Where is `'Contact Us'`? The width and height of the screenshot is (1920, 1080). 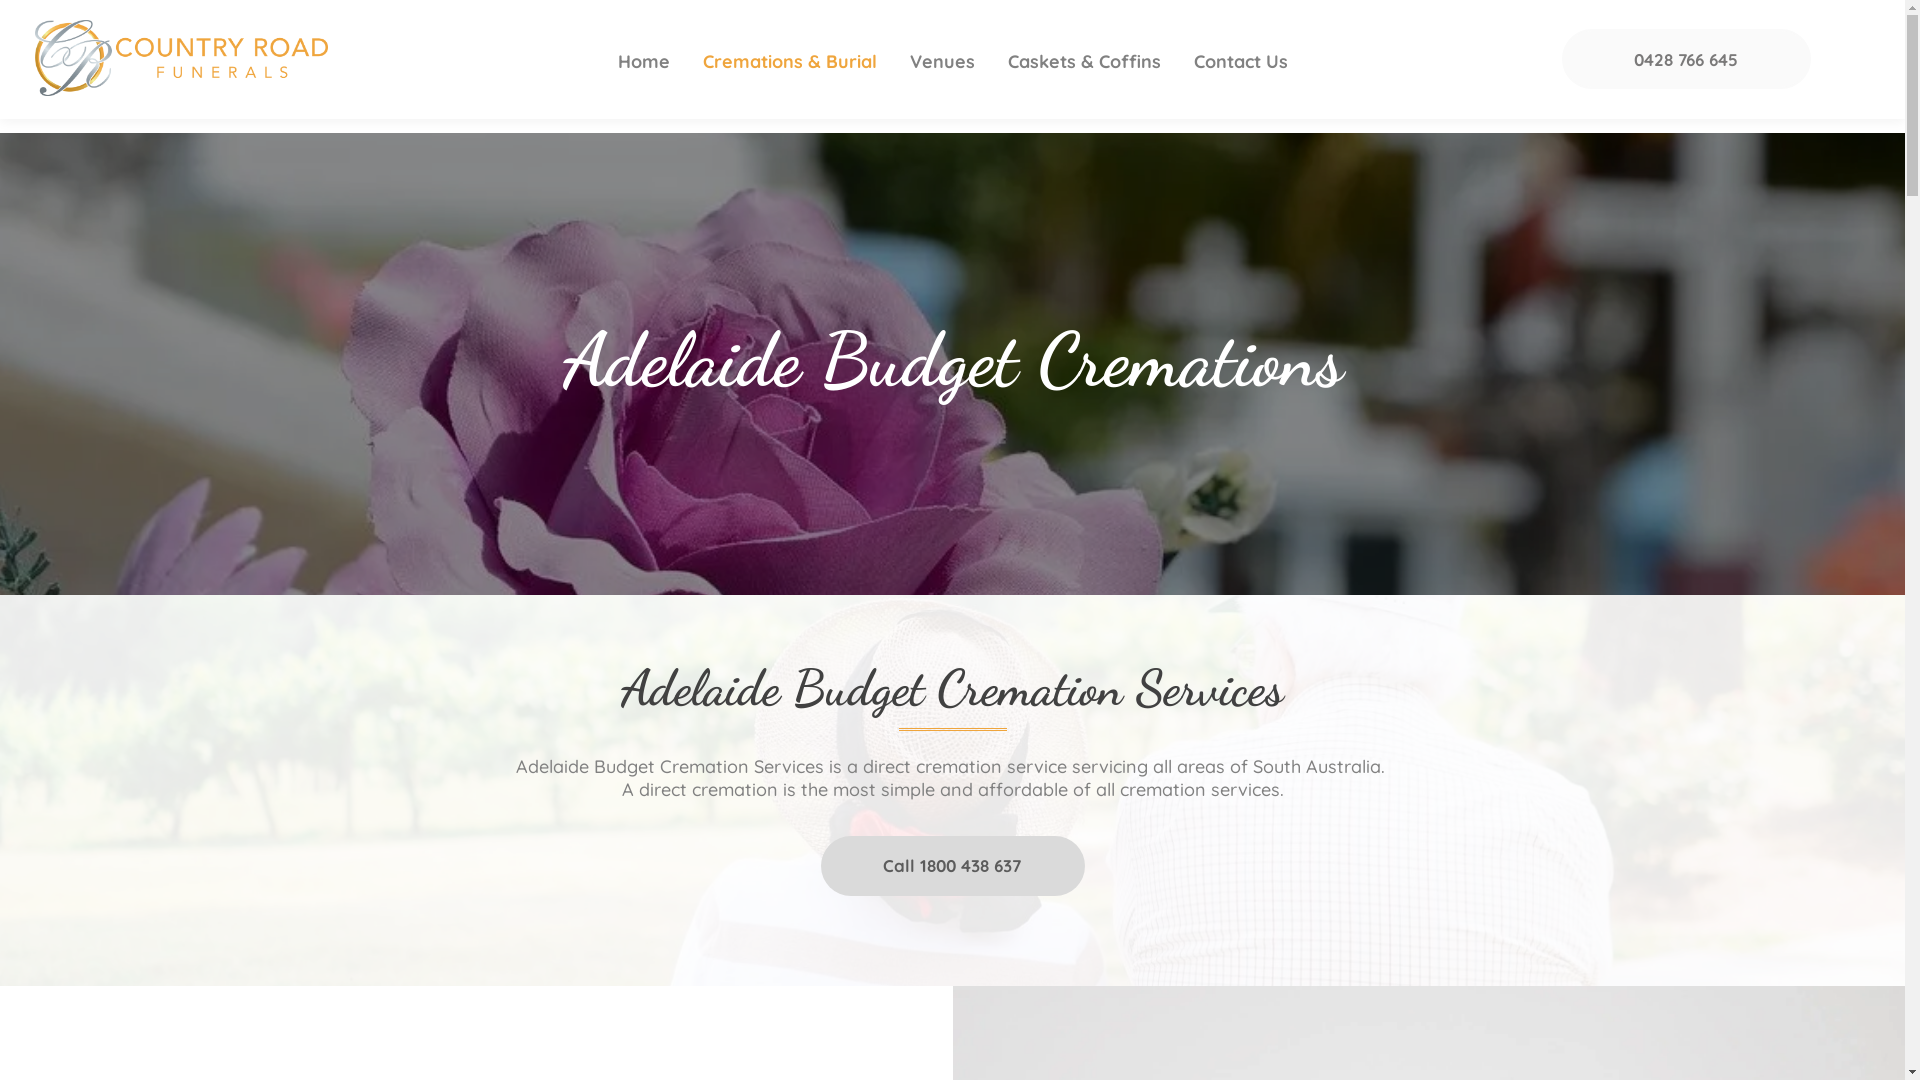
'Contact Us' is located at coordinates (1240, 60).